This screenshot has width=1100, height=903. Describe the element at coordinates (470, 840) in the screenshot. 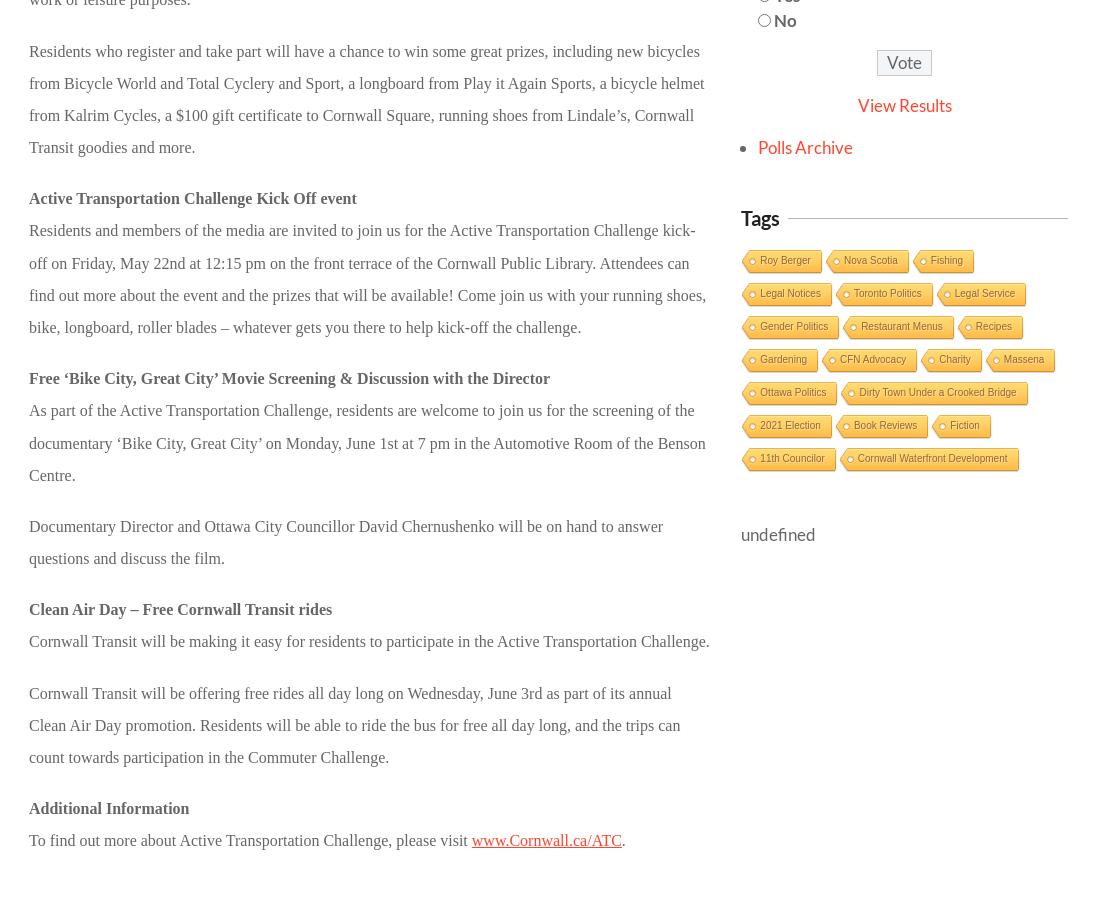

I see `'www.Cornwall.ca/ATC'` at that location.